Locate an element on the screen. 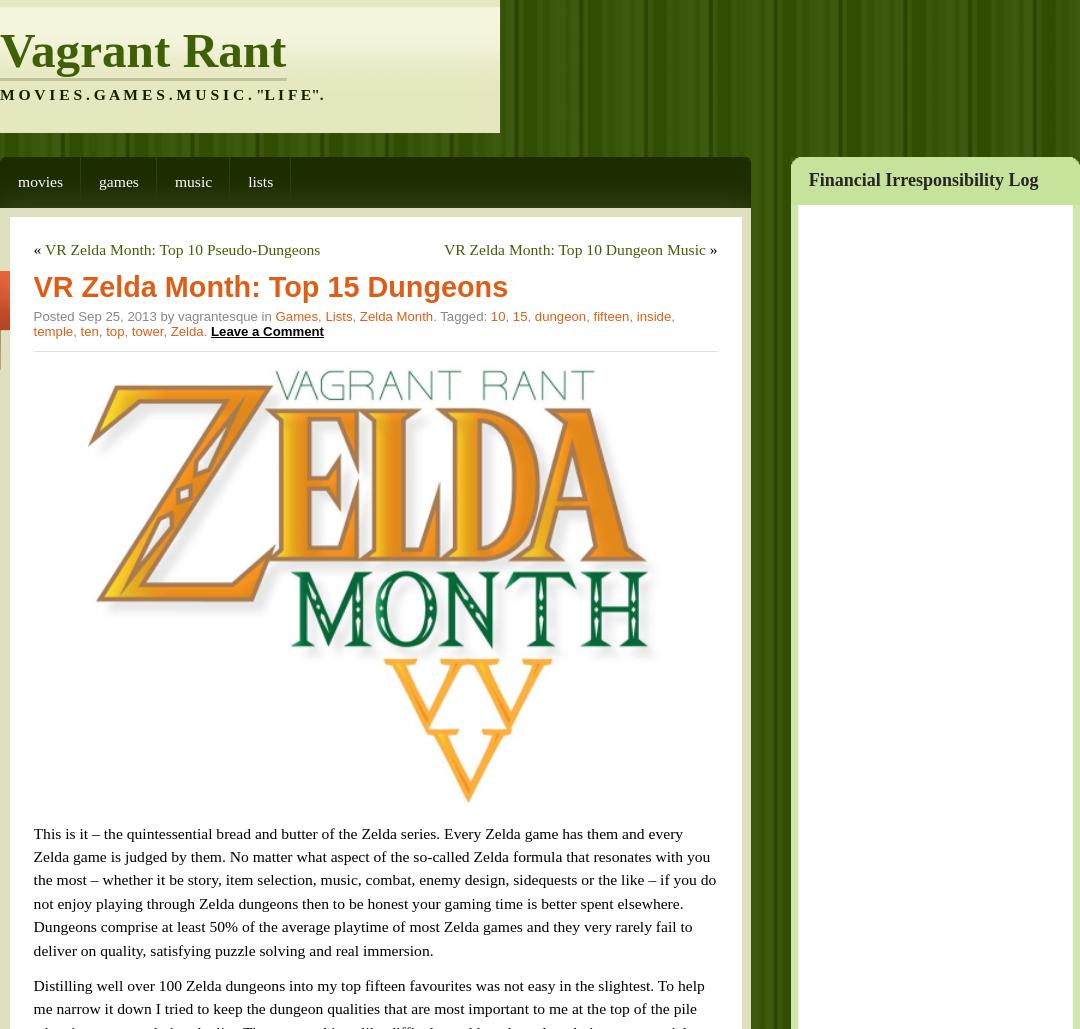 This screenshot has height=1029, width=1080. 'Movies' is located at coordinates (15, 150).